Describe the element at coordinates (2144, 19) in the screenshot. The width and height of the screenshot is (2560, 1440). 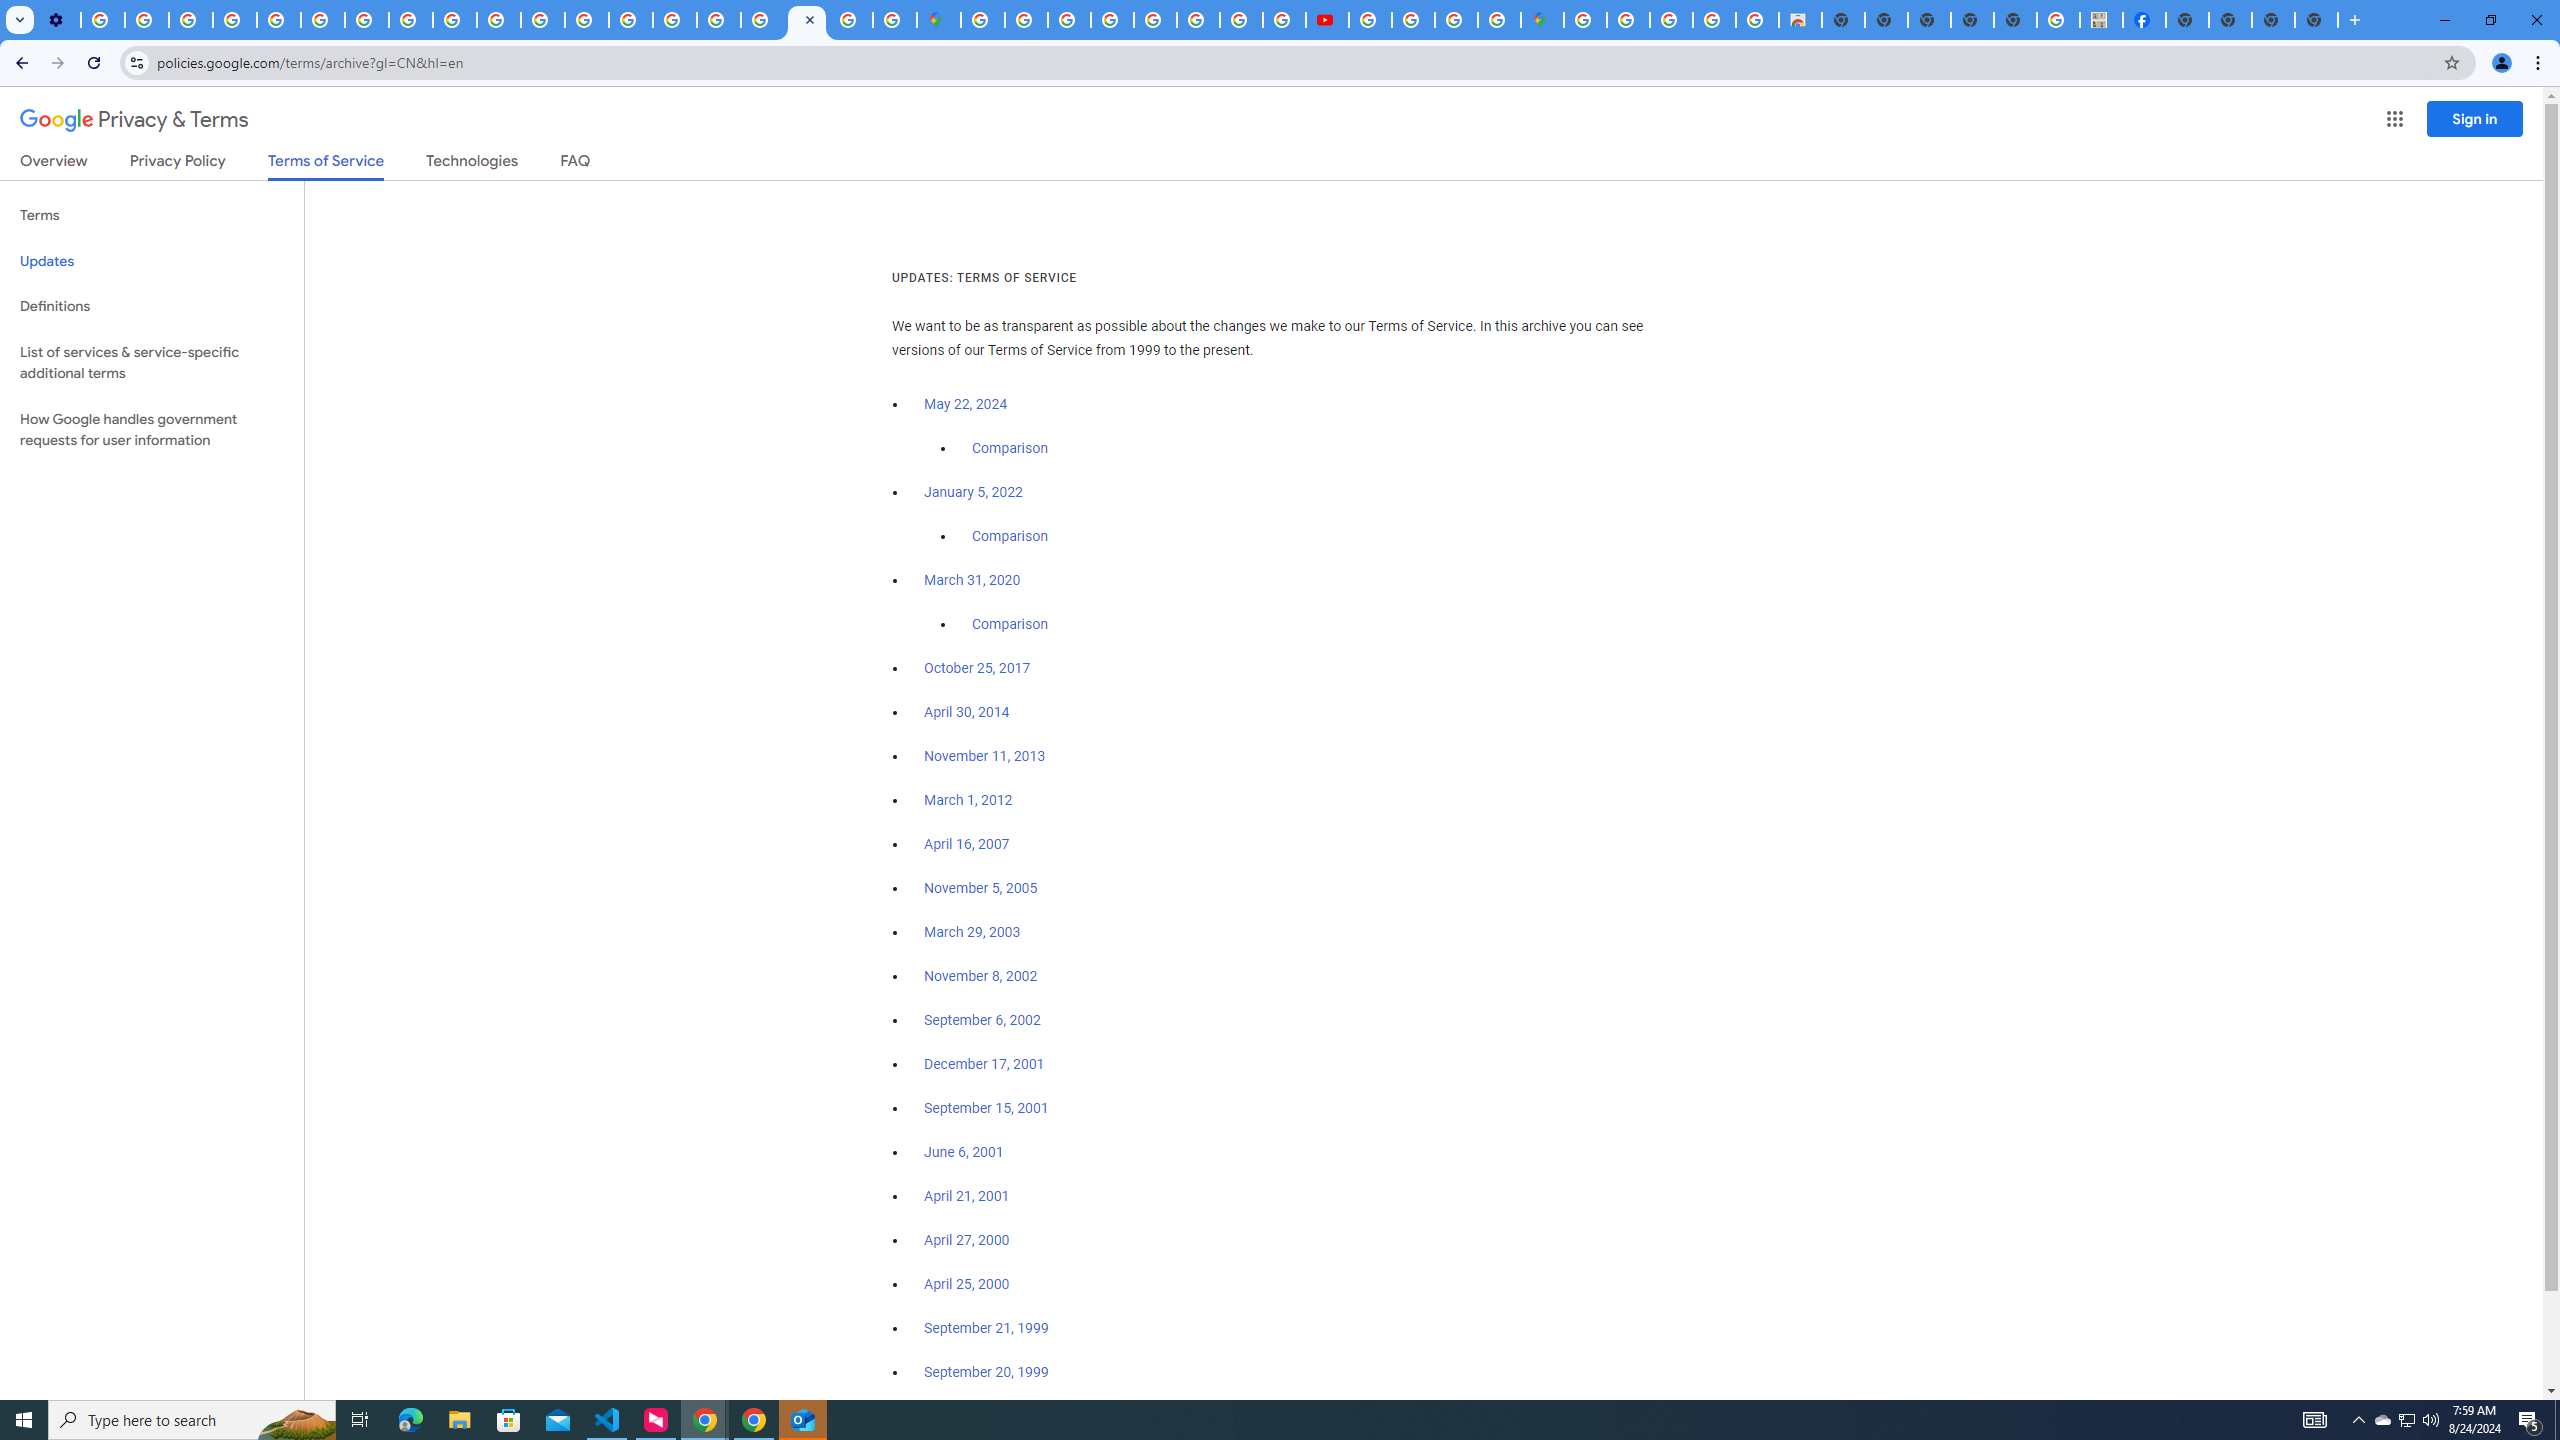
I see `'Miley Cyrus | Facebook'` at that location.